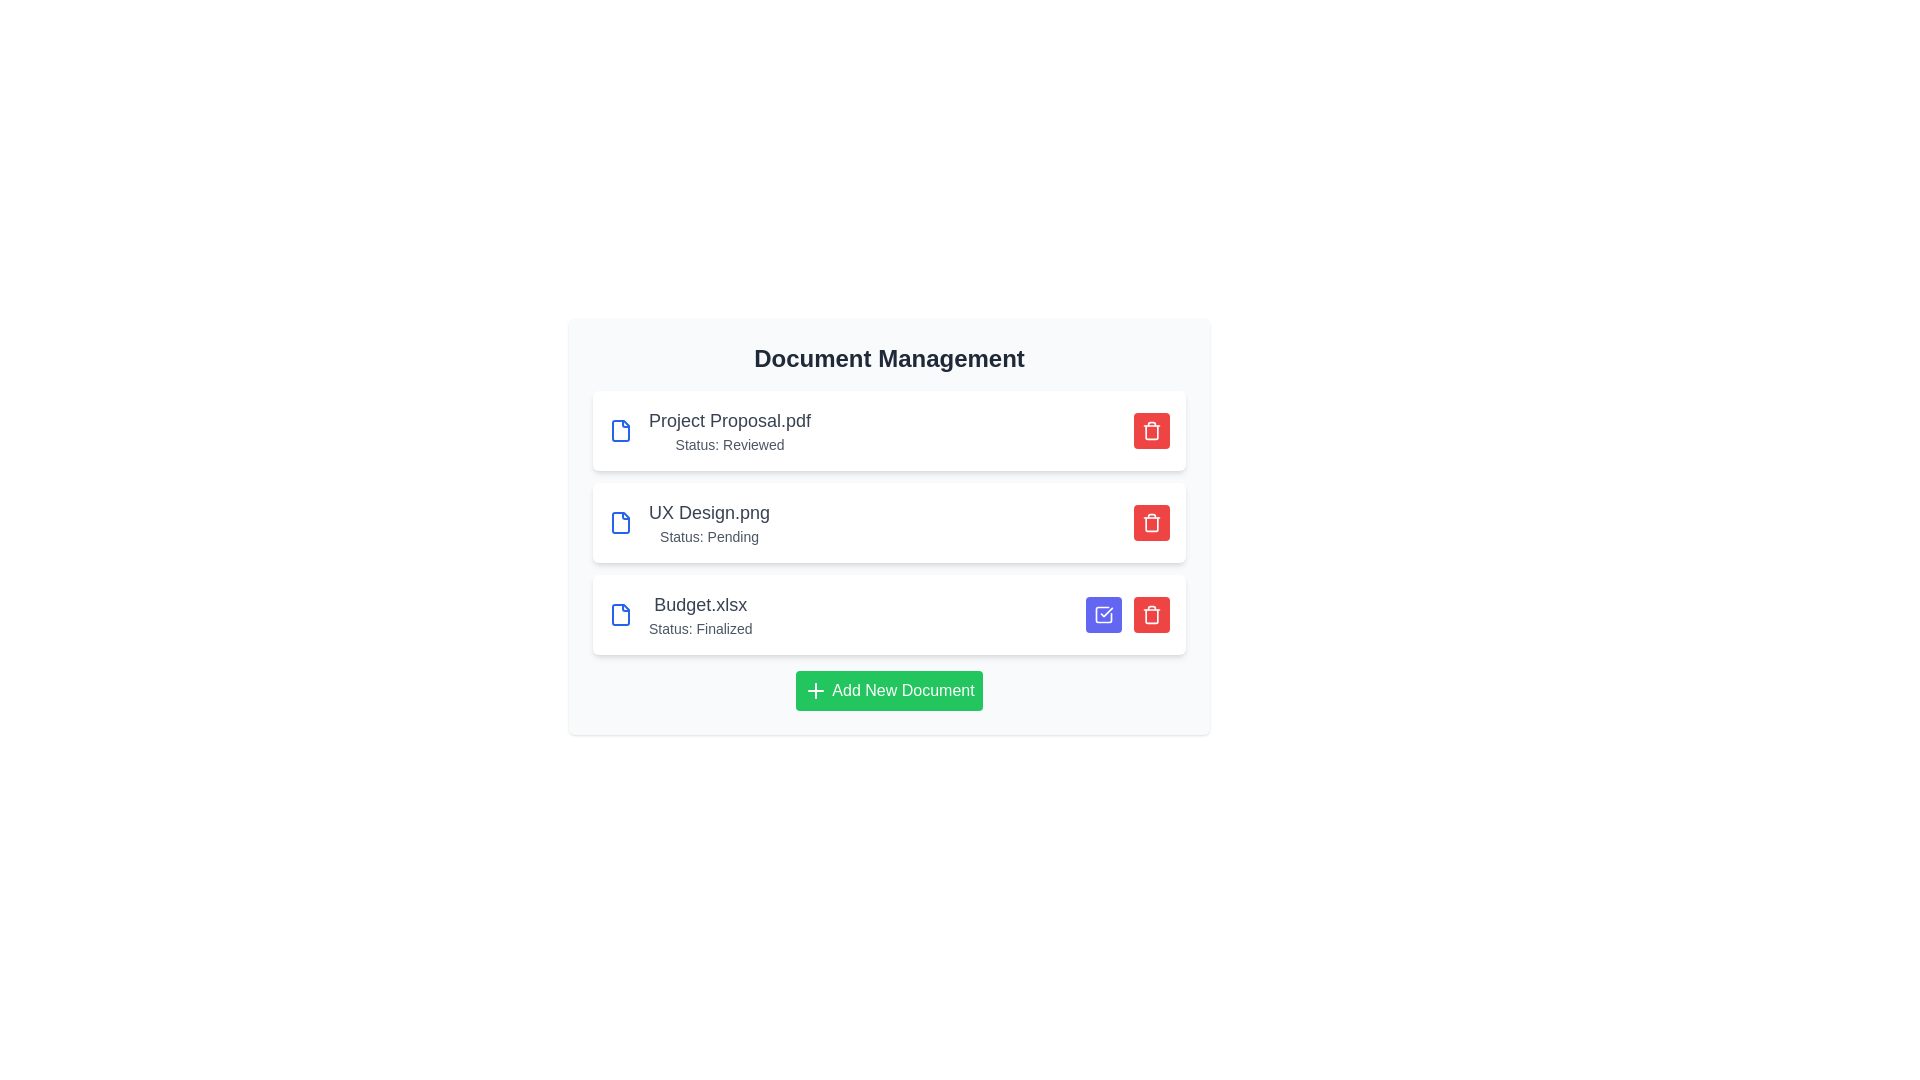  What do you see at coordinates (1152, 613) in the screenshot?
I see `delete button for the document named Budget.xlsx` at bounding box center [1152, 613].